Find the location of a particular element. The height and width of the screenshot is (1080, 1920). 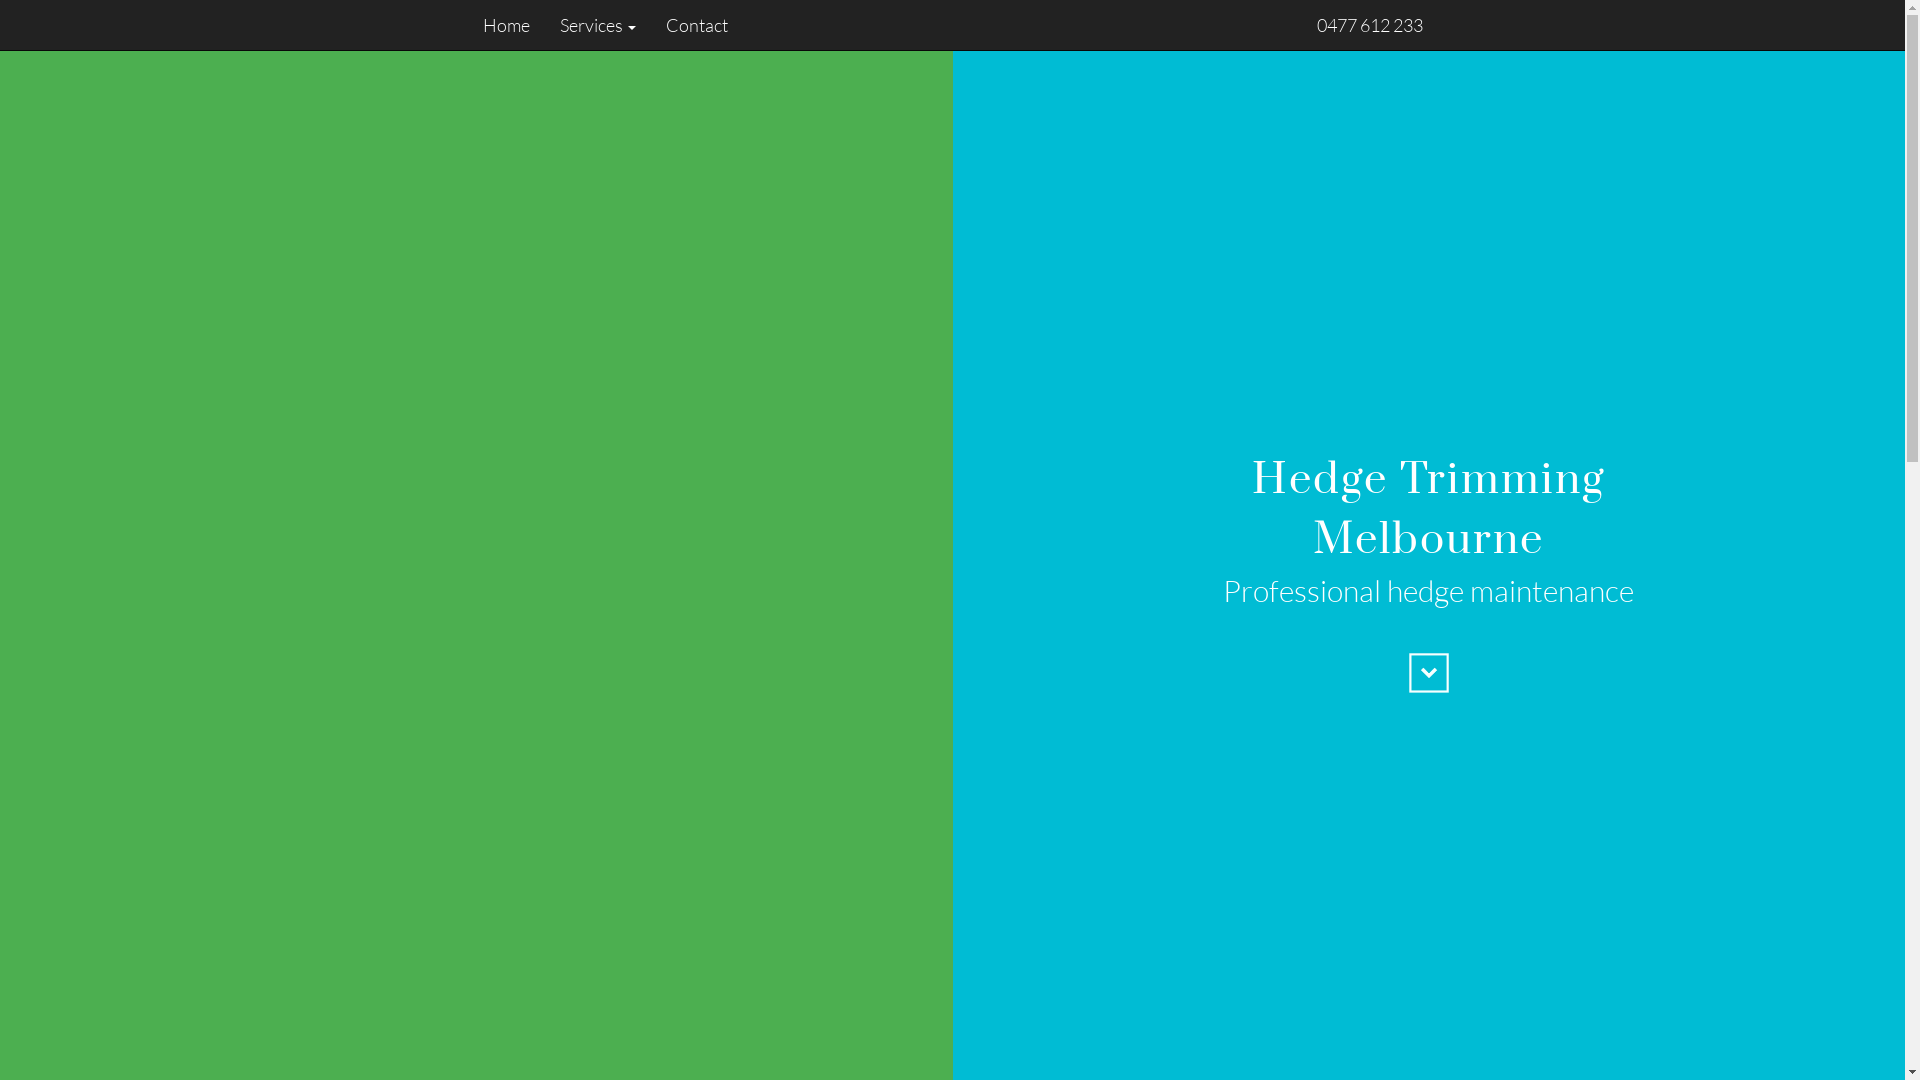

'Contact' is located at coordinates (688, 24).